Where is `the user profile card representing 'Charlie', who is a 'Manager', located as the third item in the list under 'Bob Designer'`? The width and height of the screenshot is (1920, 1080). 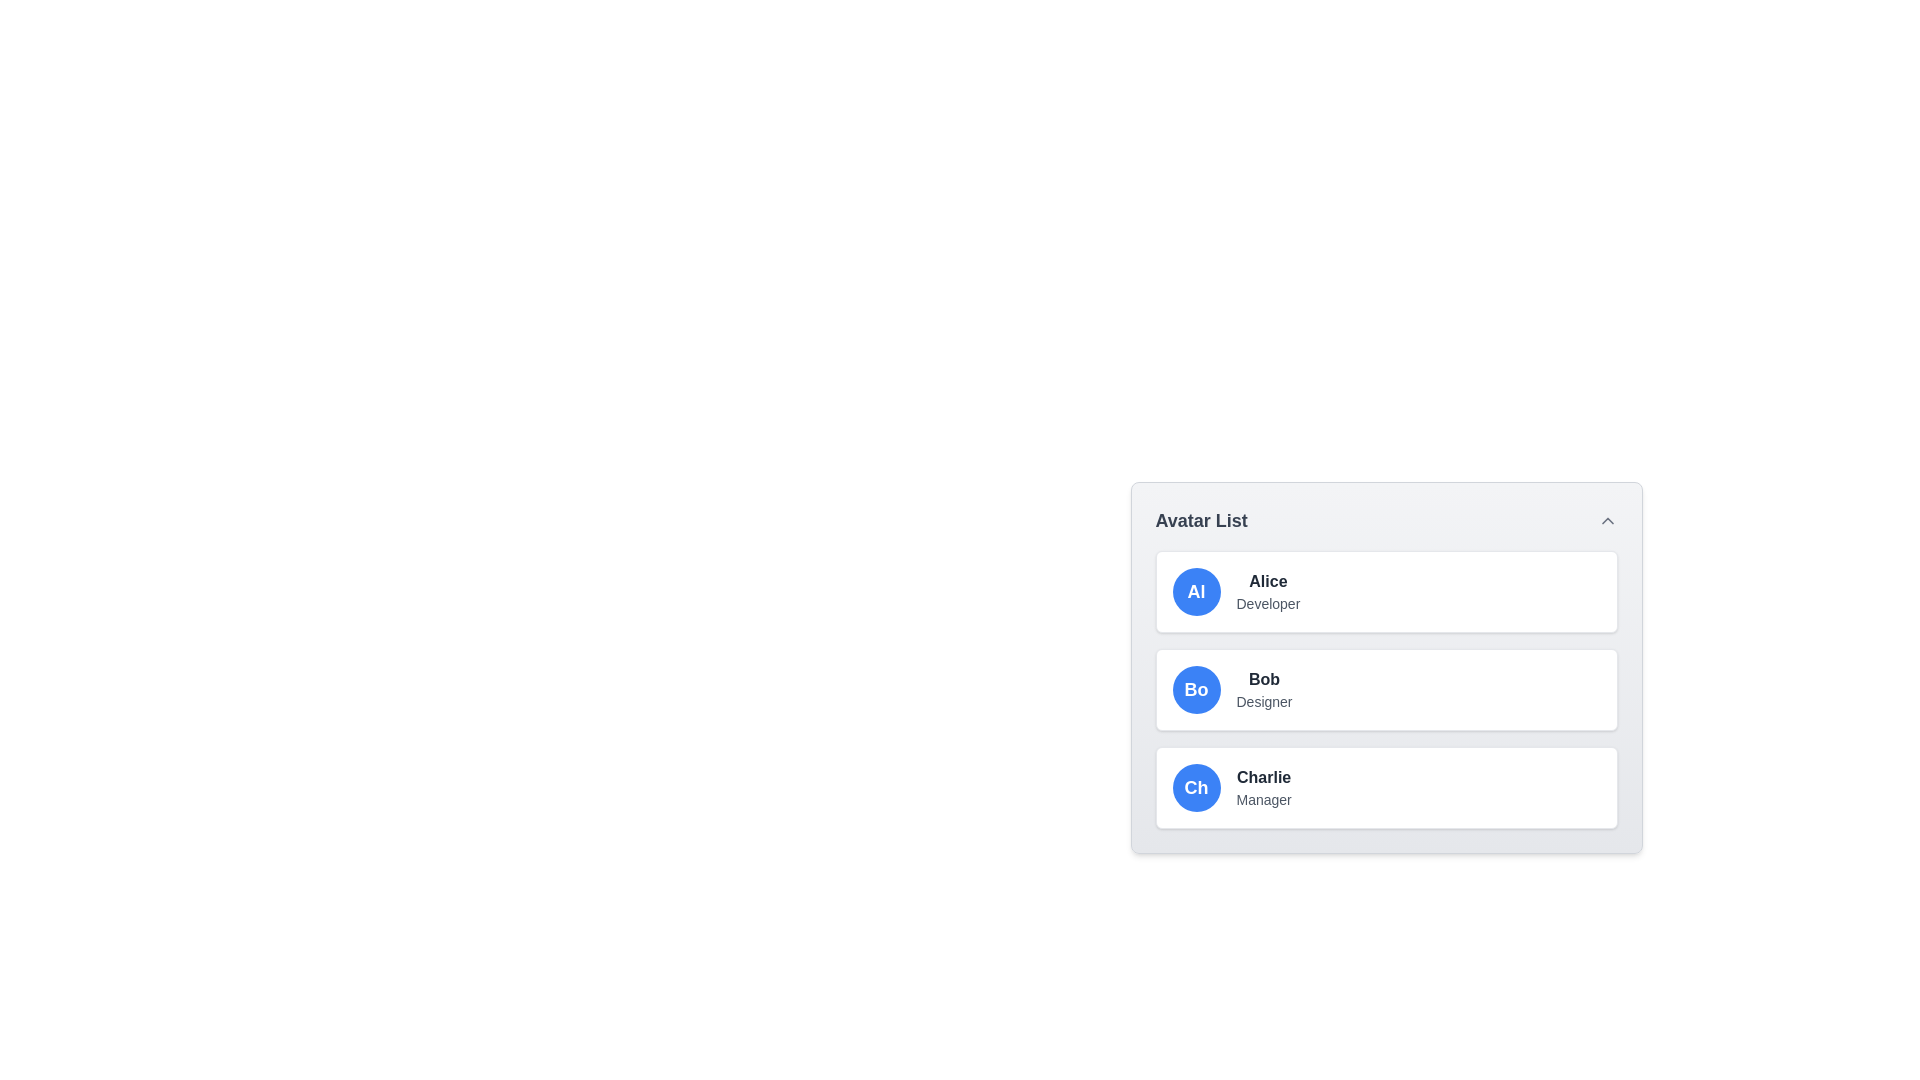
the user profile card representing 'Charlie', who is a 'Manager', located as the third item in the list under 'Bob Designer' is located at coordinates (1385, 786).